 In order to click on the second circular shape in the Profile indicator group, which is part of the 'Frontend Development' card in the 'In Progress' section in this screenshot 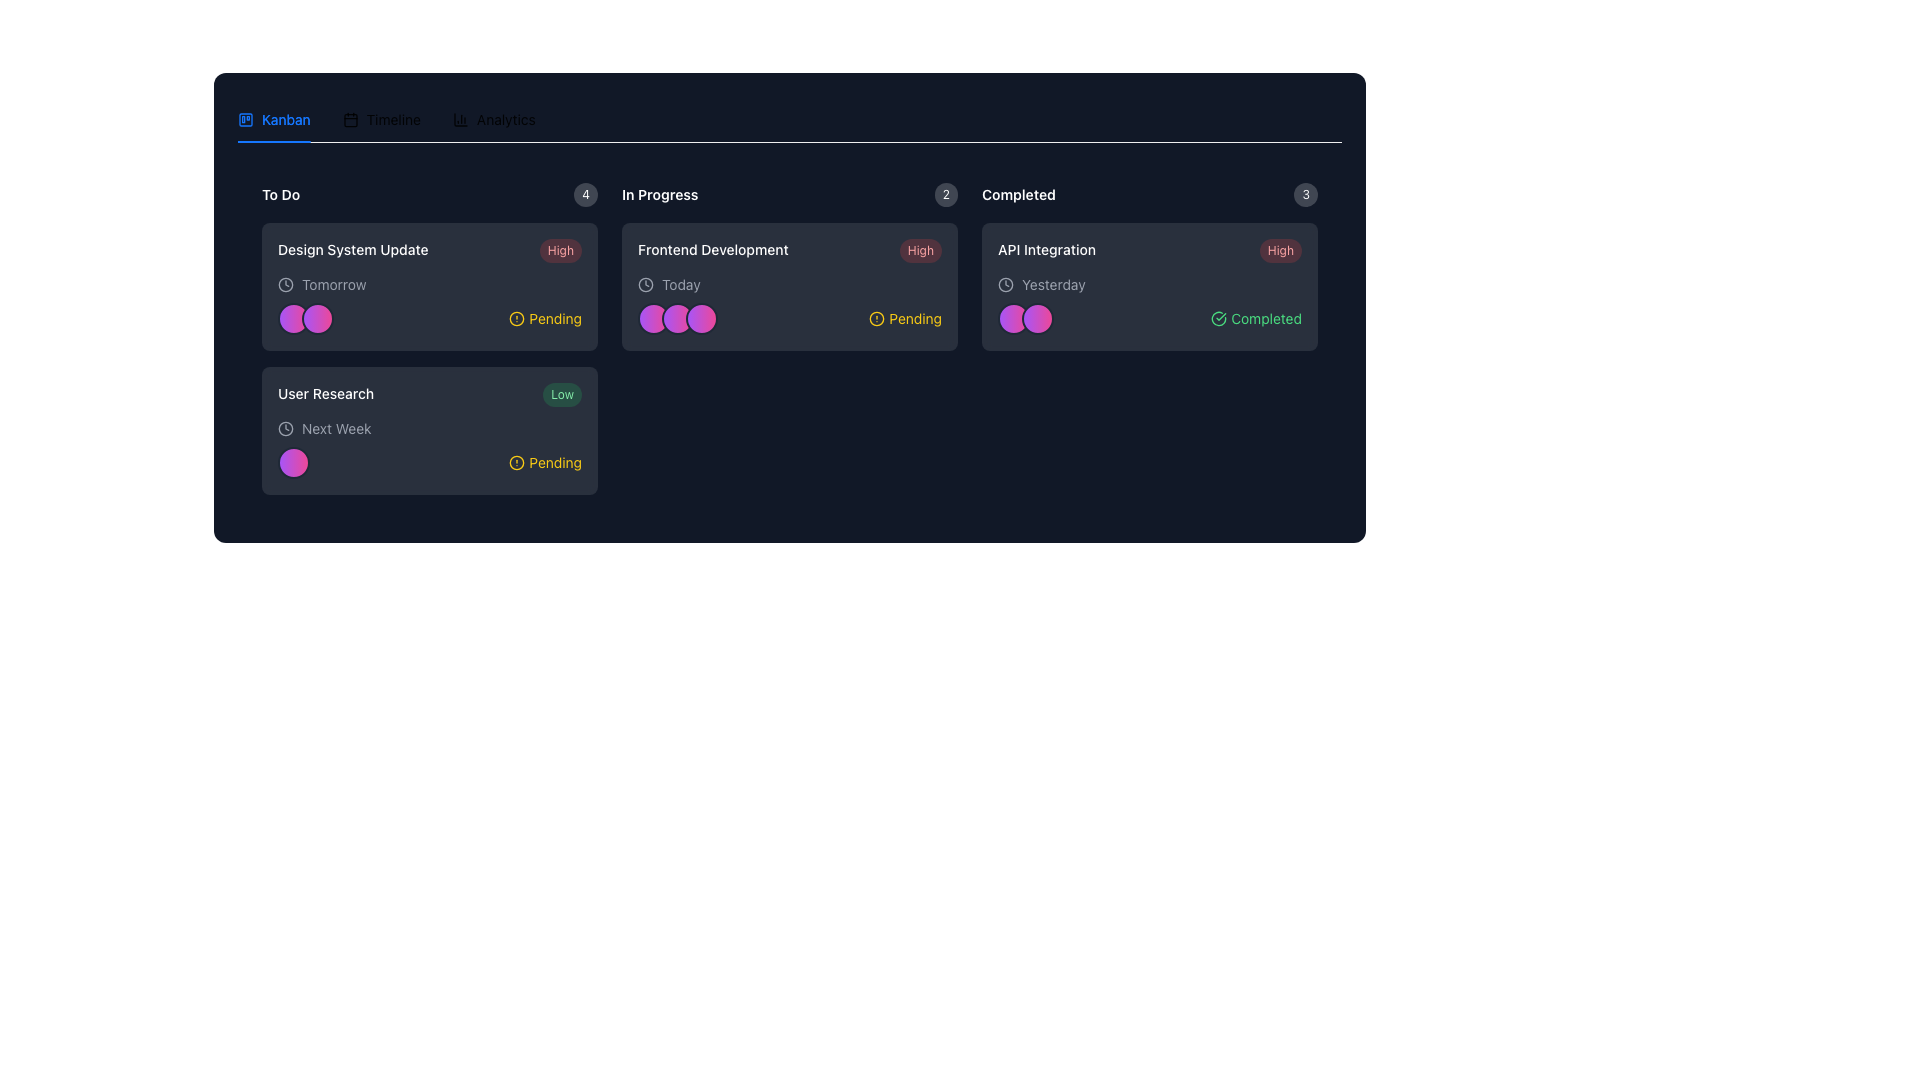, I will do `click(677, 318)`.